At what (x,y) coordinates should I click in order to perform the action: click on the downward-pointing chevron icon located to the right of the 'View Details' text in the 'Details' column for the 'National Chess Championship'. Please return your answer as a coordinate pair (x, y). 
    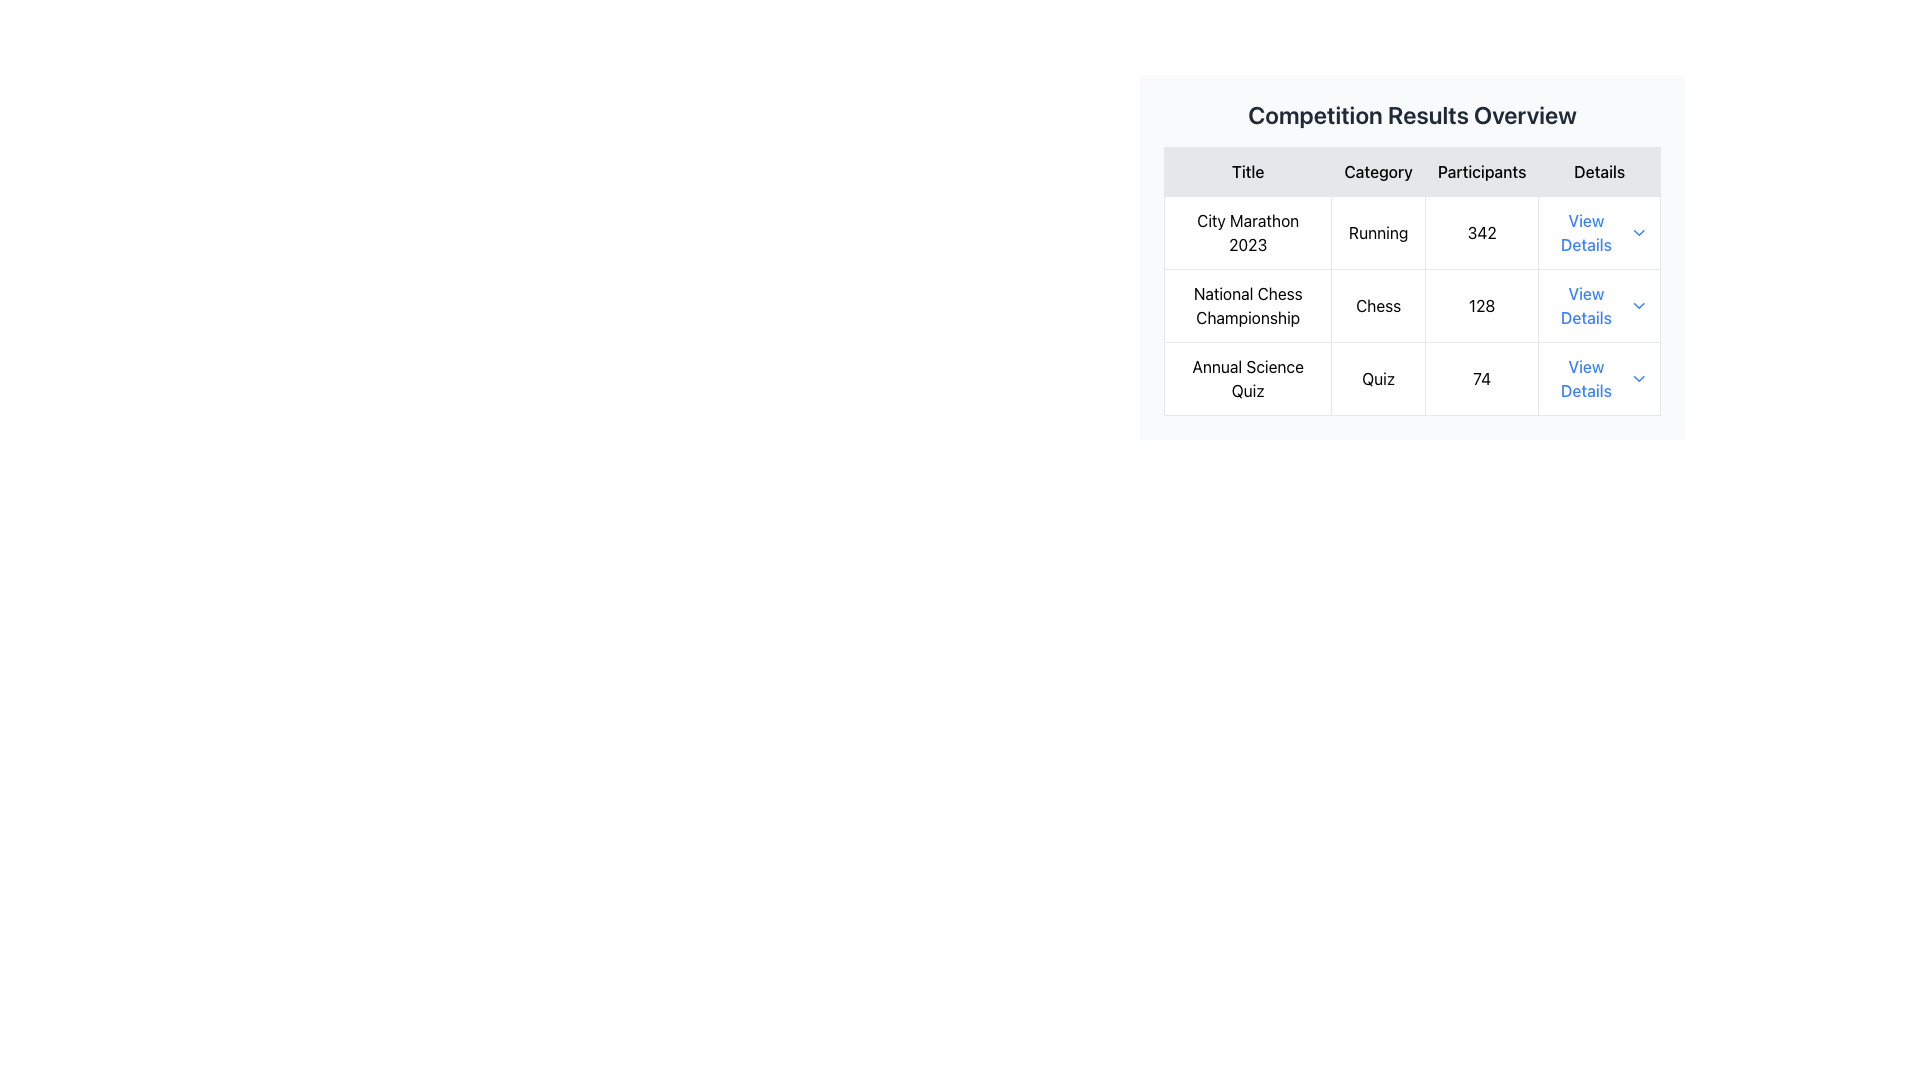
    Looking at the image, I should click on (1638, 305).